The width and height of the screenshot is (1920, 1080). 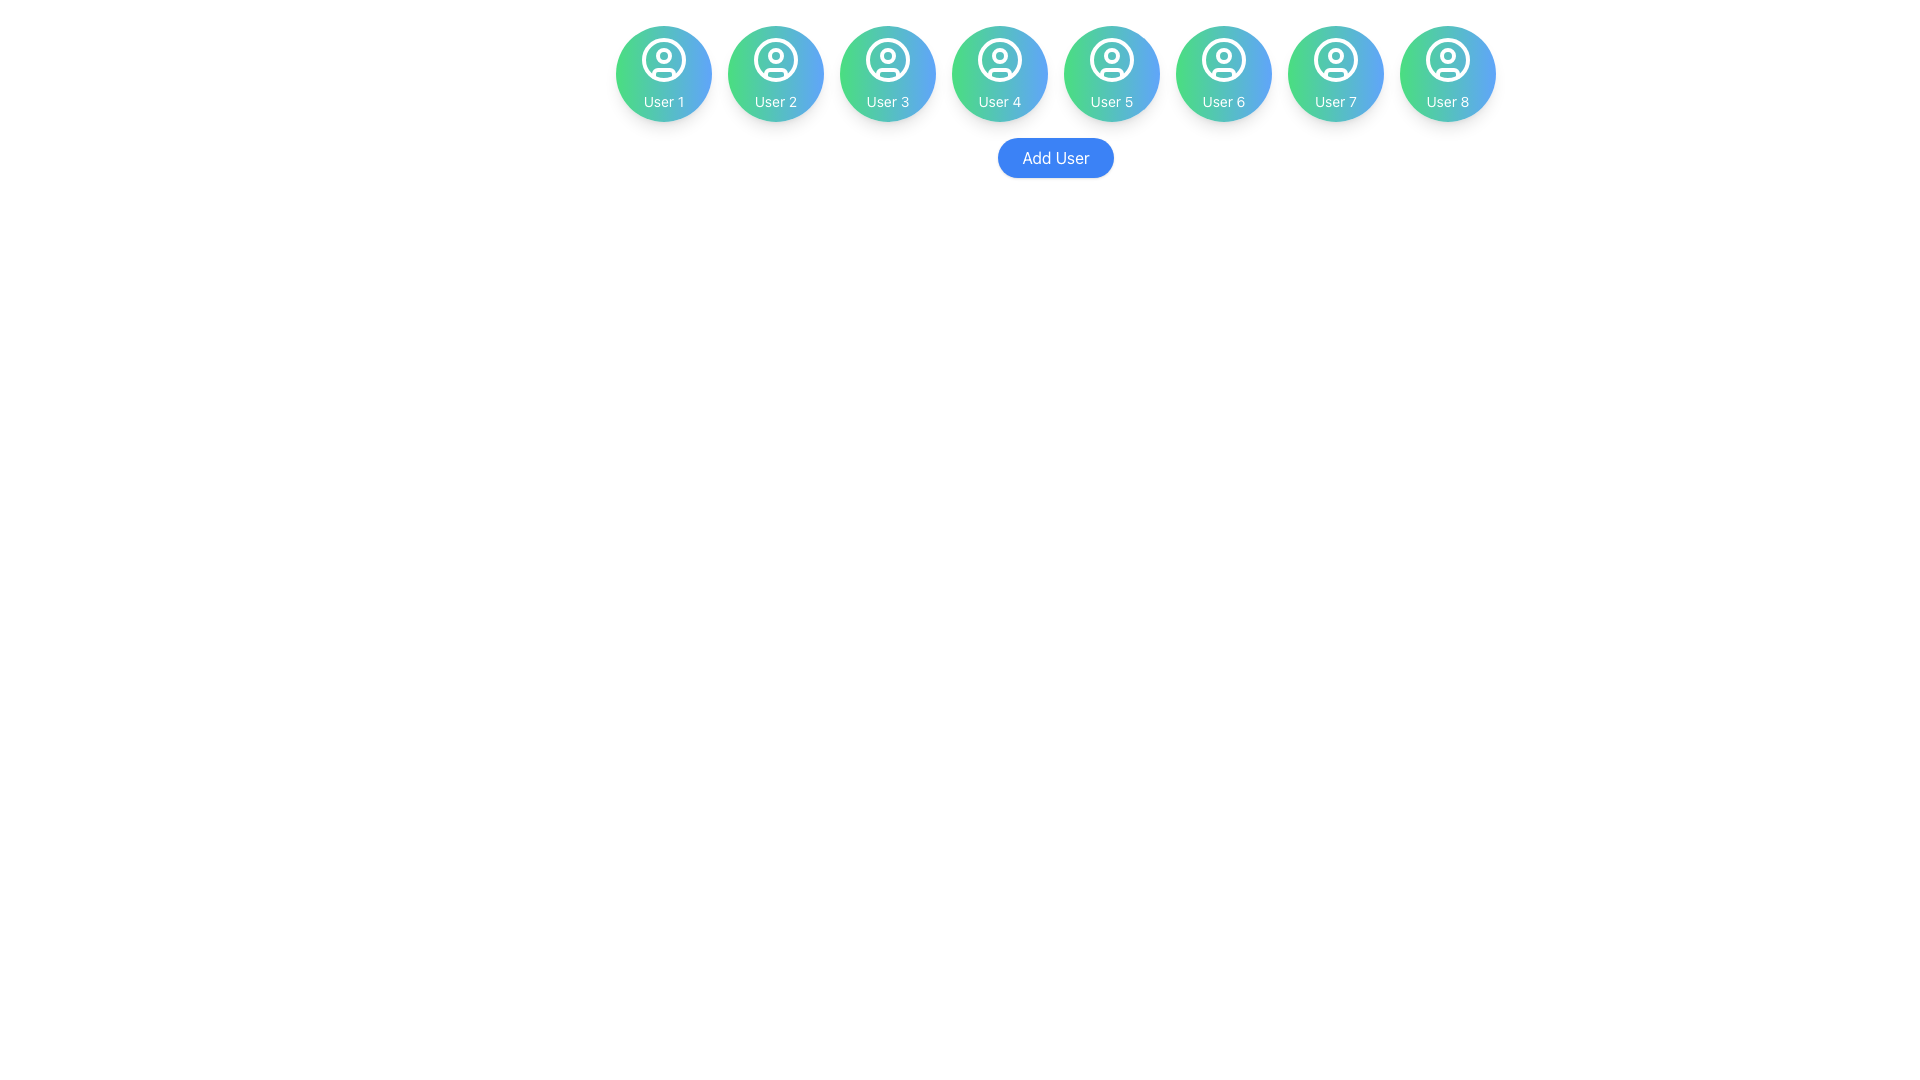 I want to click on the circular user icon representing 'User 2' located in the second user item of the horizontal row, so click(x=775, y=59).